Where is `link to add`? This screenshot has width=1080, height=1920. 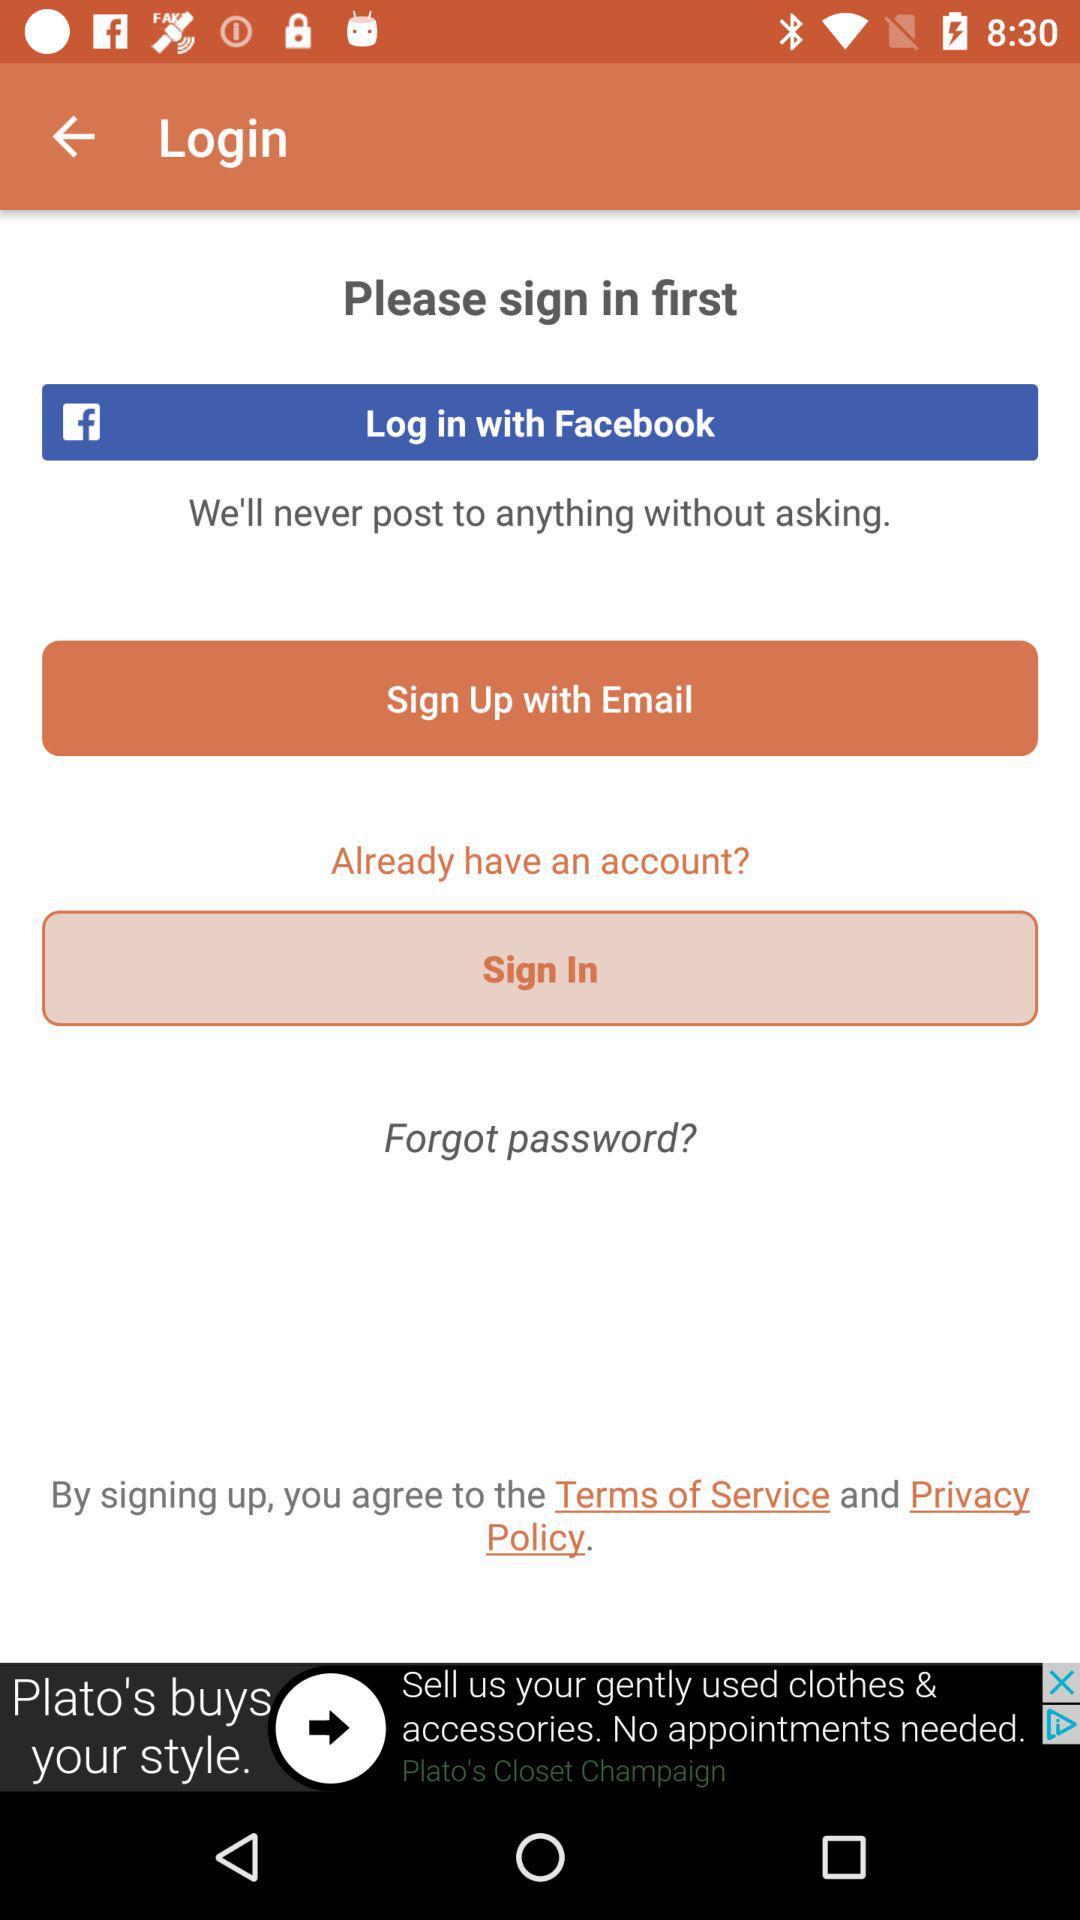 link to add is located at coordinates (540, 1727).